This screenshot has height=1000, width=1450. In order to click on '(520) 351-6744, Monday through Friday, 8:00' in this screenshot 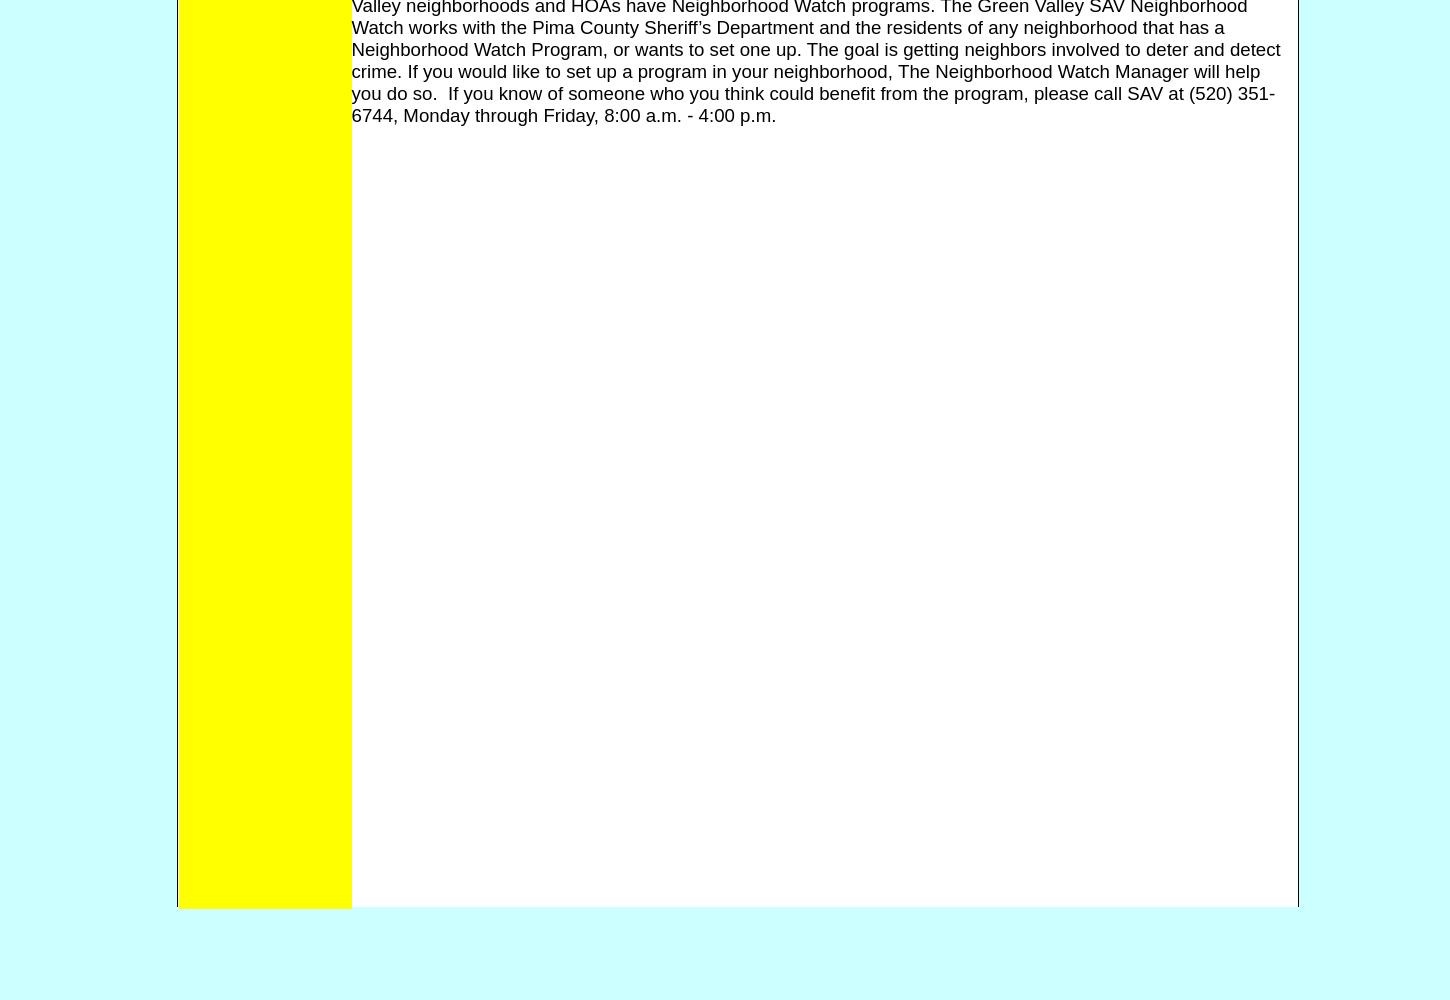, I will do `click(813, 102)`.